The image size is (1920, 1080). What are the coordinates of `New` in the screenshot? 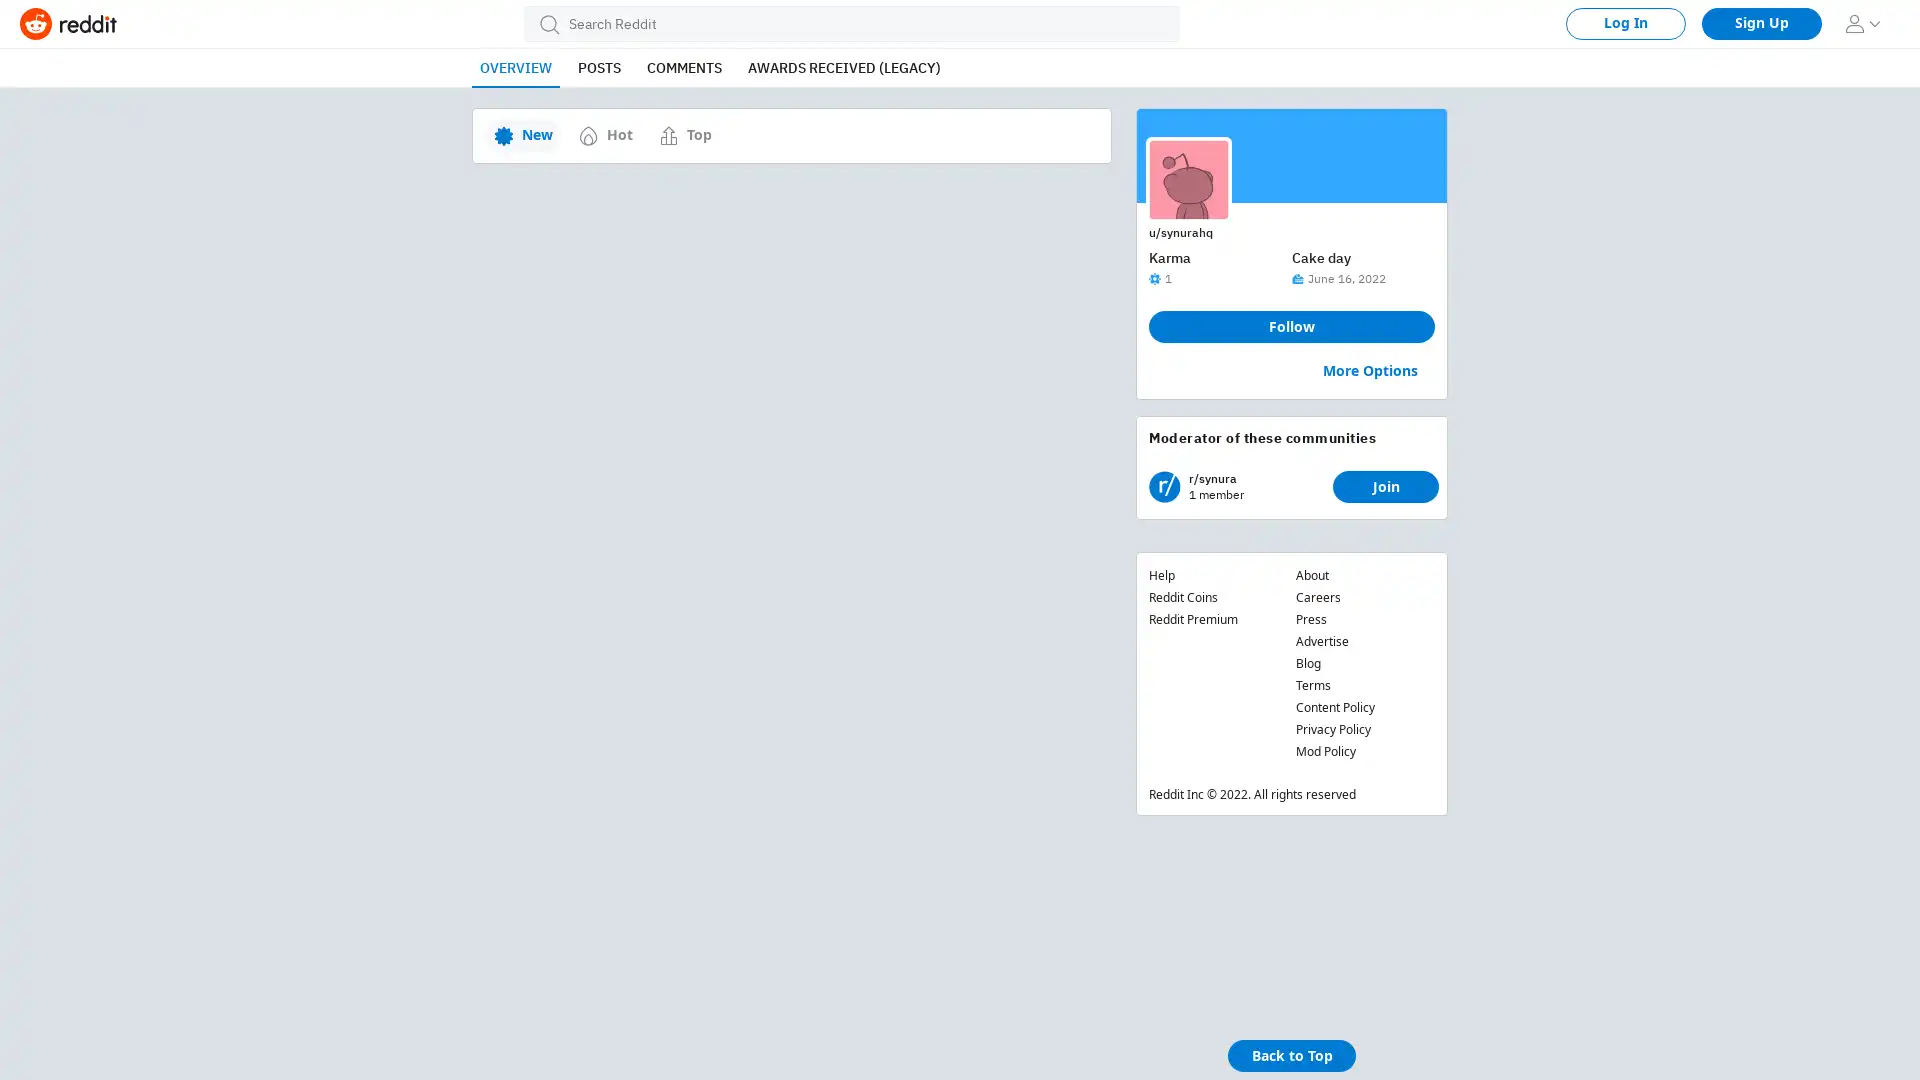 It's located at (523, 135).